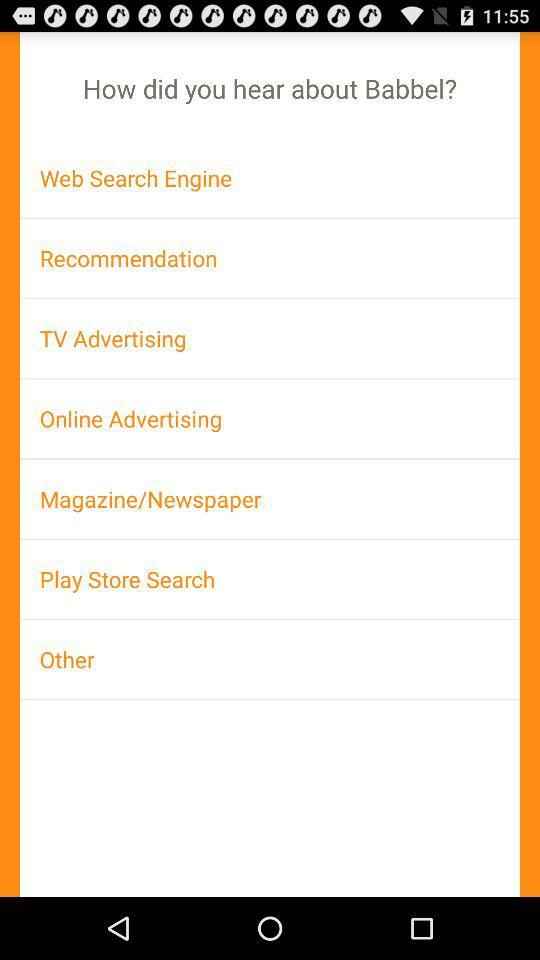  Describe the element at coordinates (270, 579) in the screenshot. I see `the app above other item` at that location.